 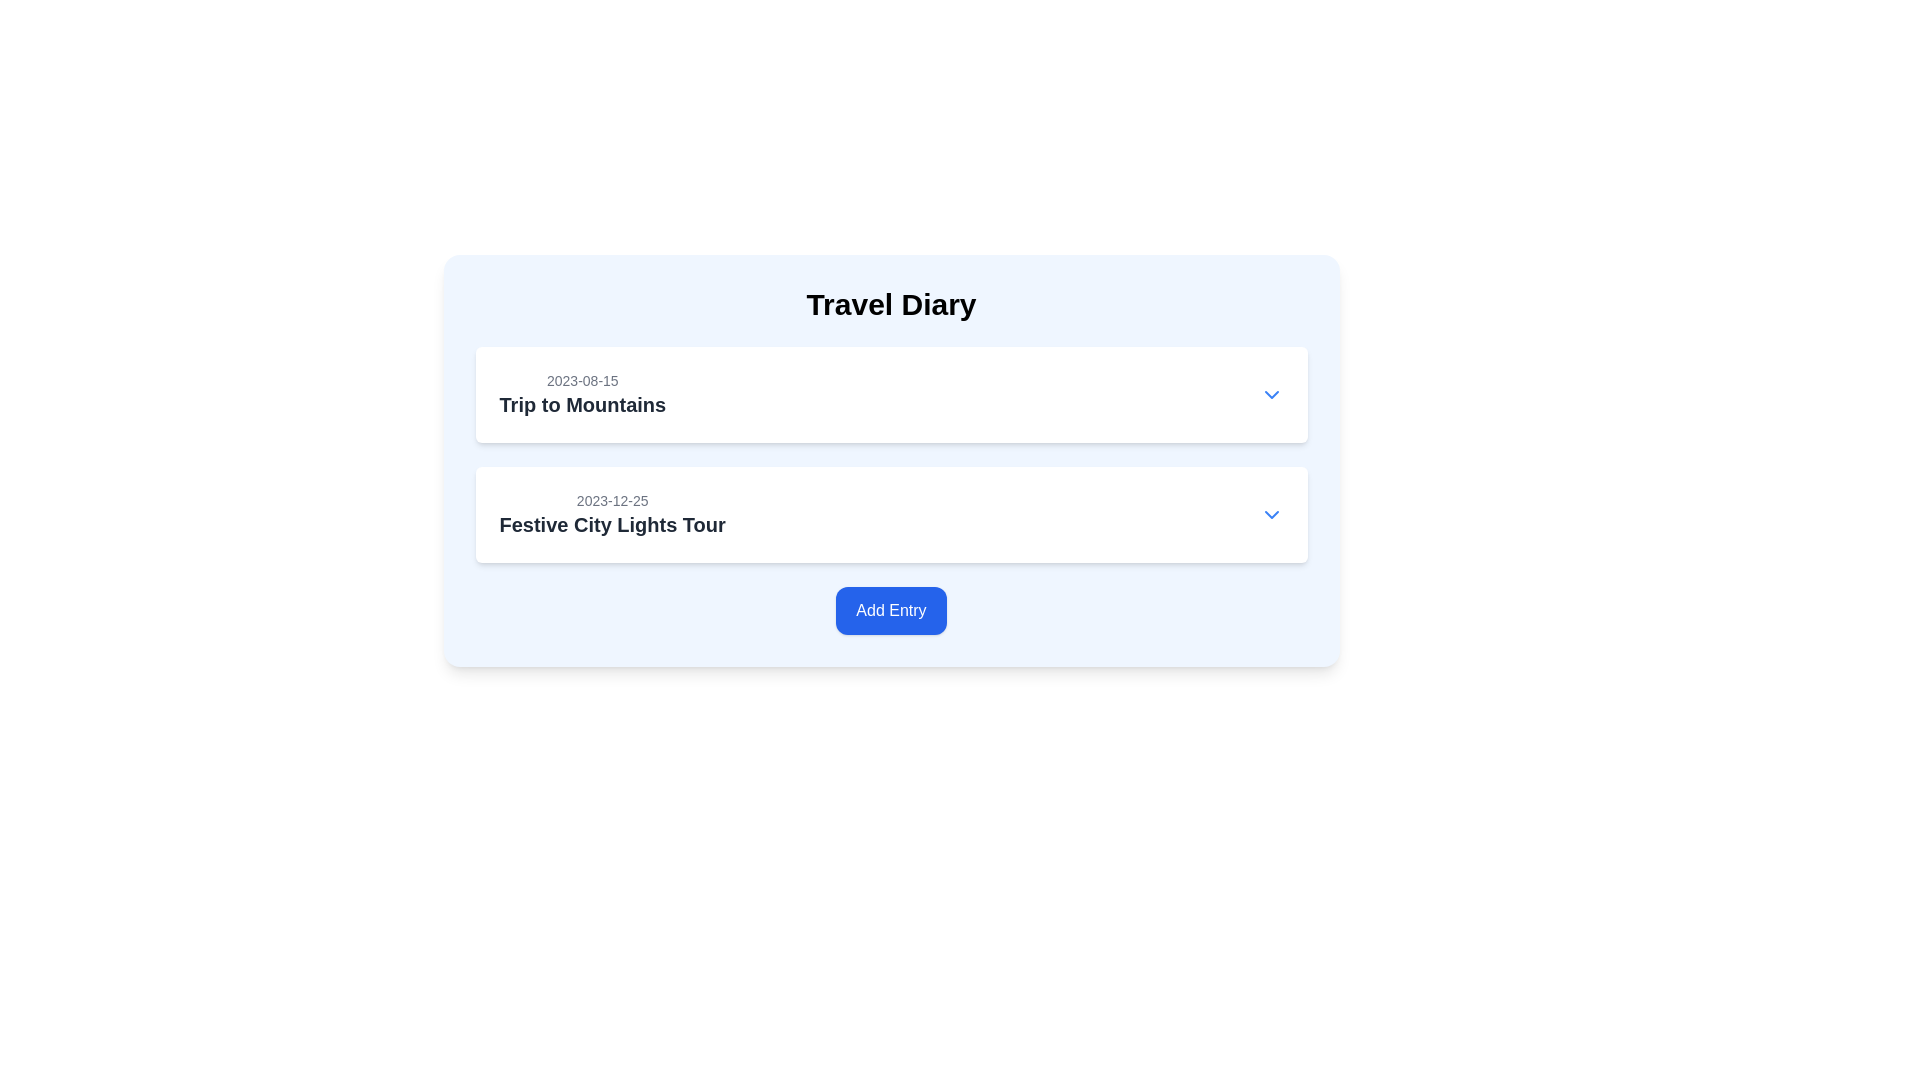 I want to click on the travel diary entry that displays the event name and date, which includes a dropdown arrow for interaction options, so click(x=890, y=514).